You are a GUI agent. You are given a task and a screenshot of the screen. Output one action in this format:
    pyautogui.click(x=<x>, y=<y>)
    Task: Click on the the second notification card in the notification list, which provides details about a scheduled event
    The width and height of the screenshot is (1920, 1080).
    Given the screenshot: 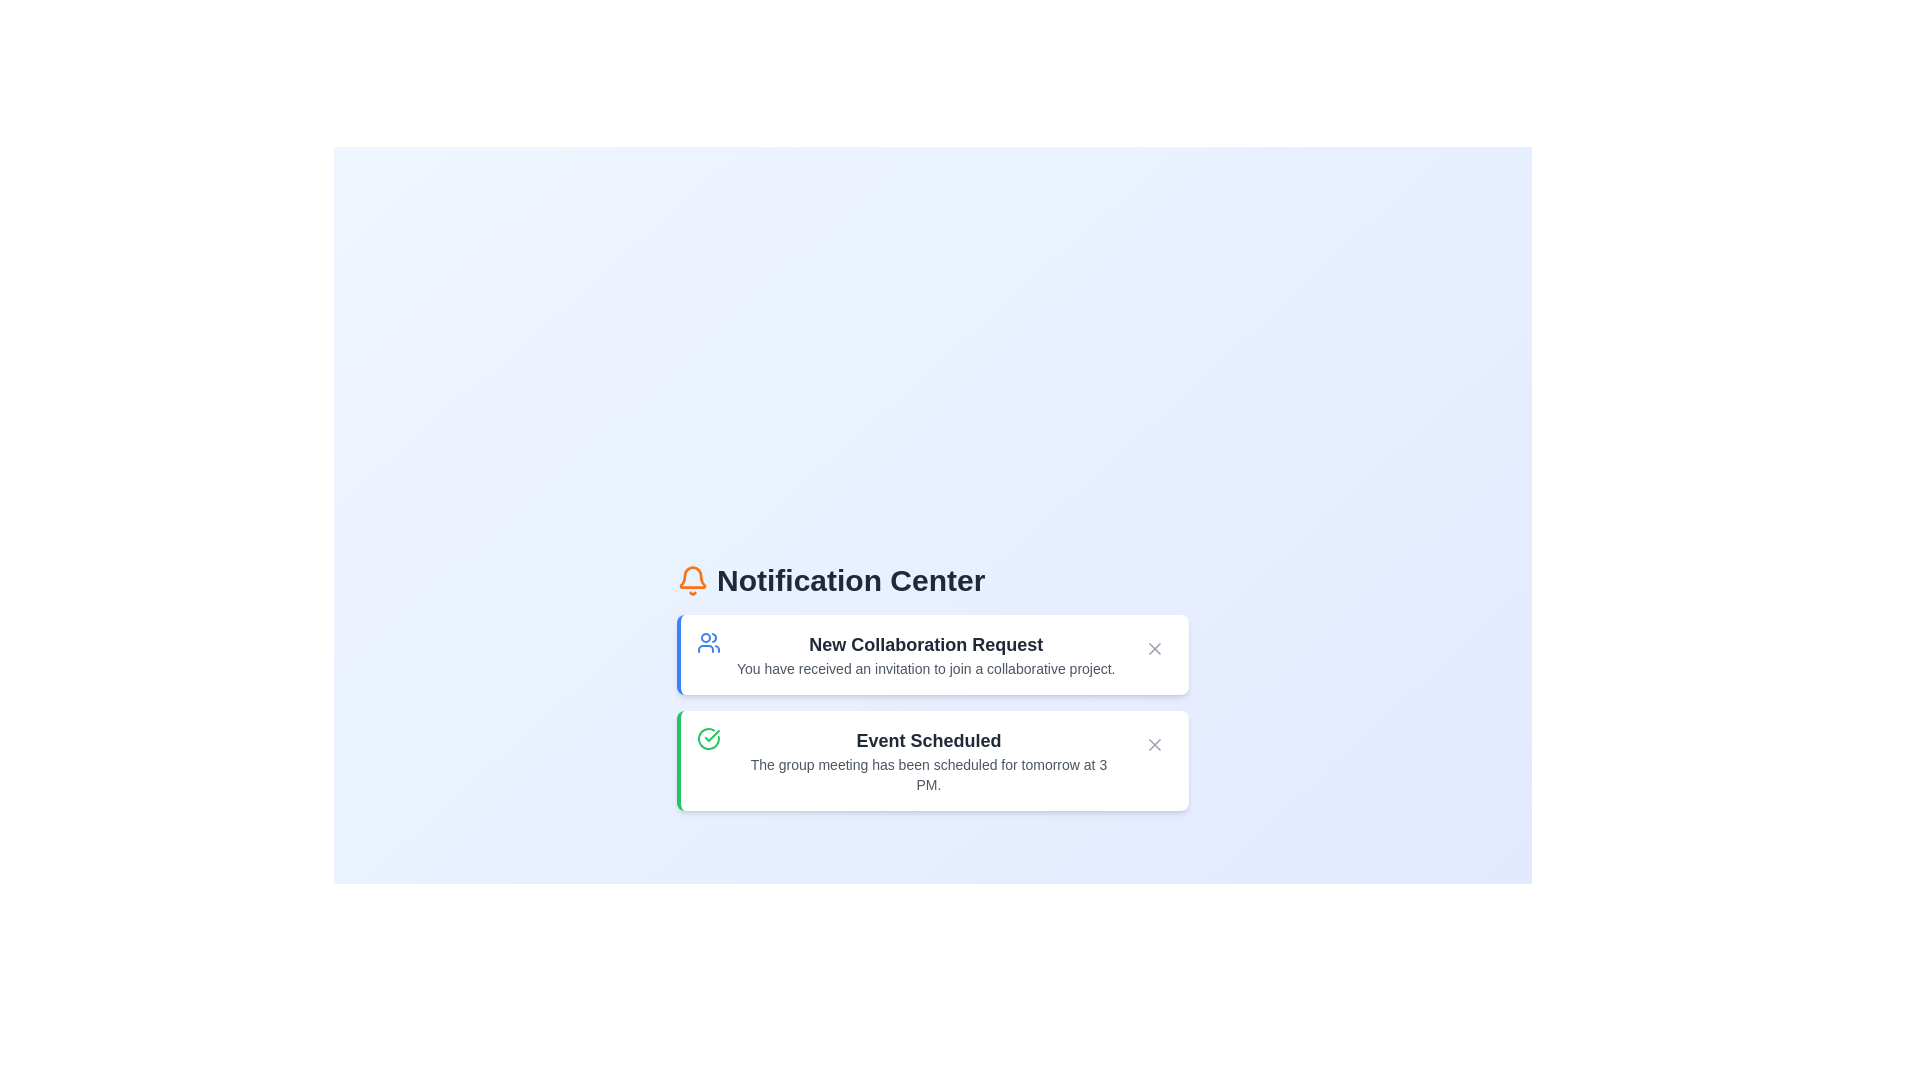 What is the action you would take?
    pyautogui.click(x=927, y=760)
    